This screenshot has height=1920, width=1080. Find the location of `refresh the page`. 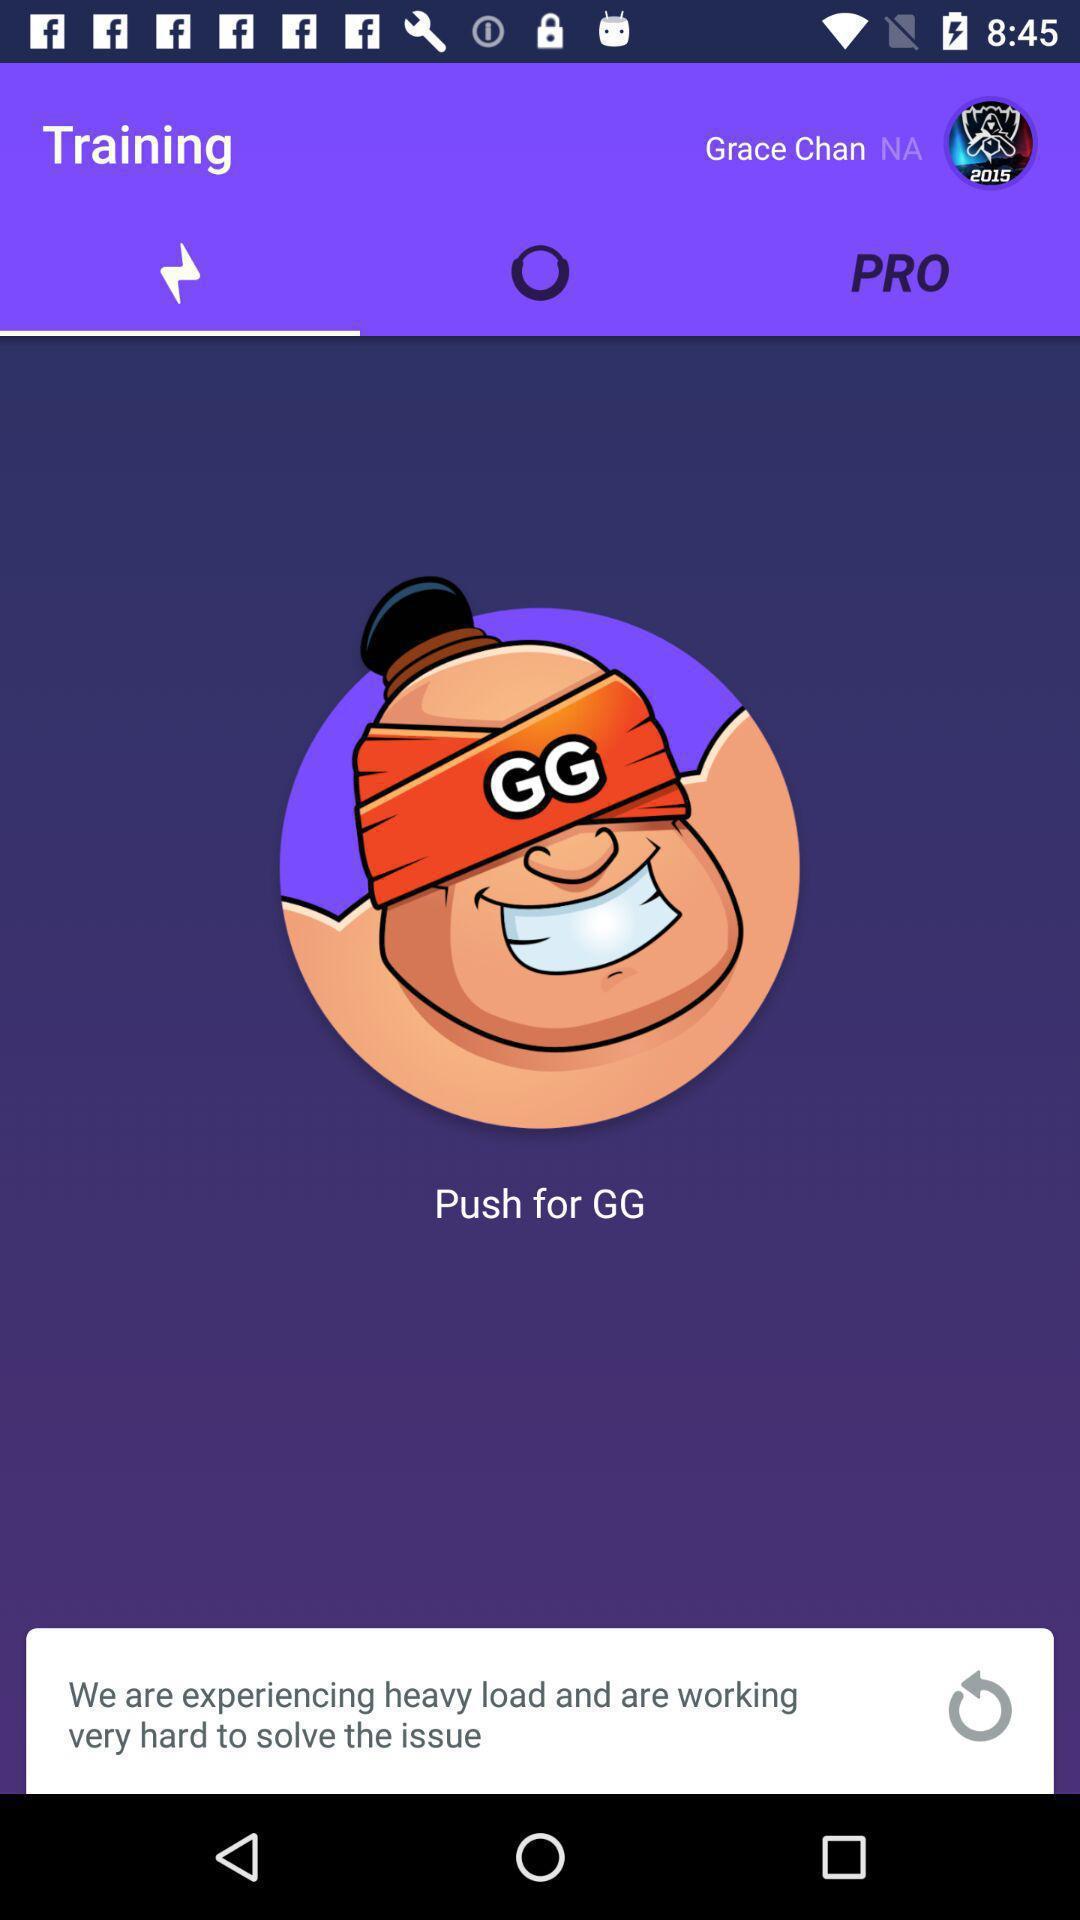

refresh the page is located at coordinates (979, 1704).